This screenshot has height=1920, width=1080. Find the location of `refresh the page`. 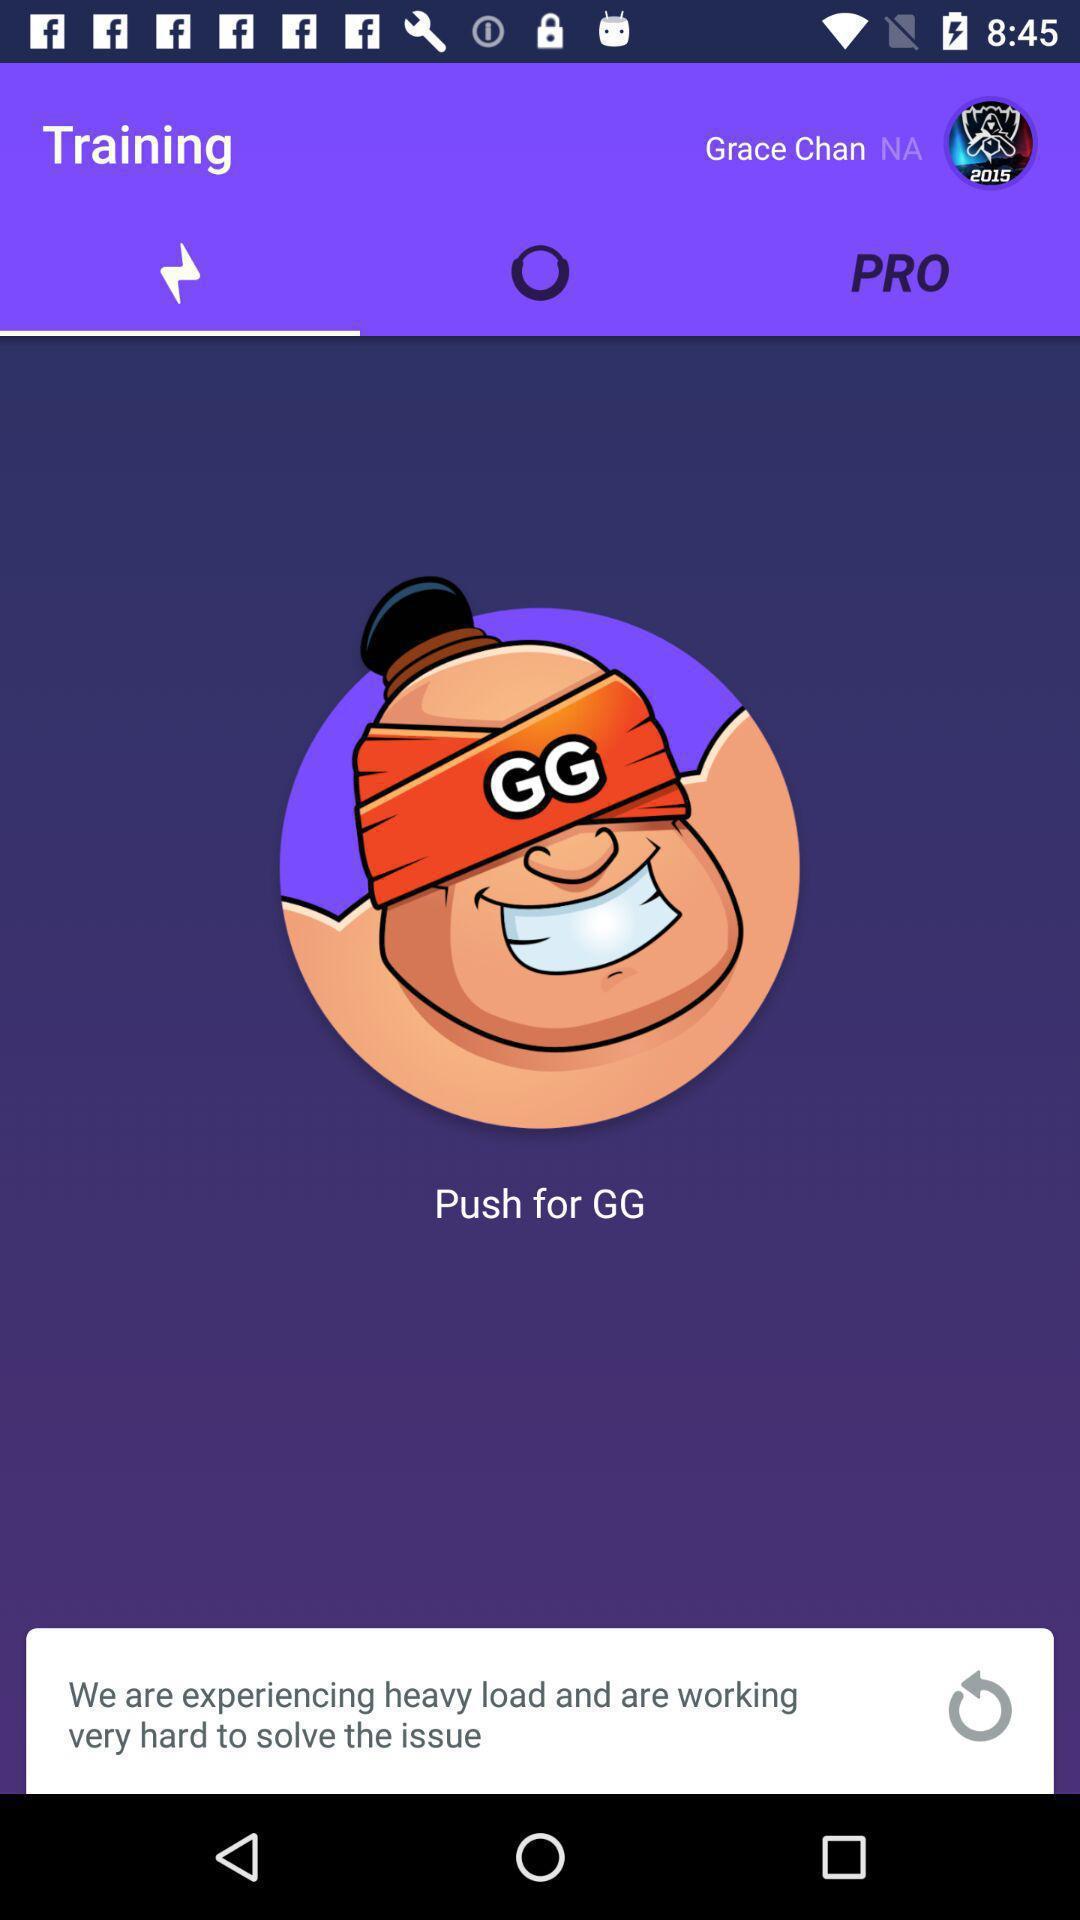

refresh the page is located at coordinates (979, 1704).